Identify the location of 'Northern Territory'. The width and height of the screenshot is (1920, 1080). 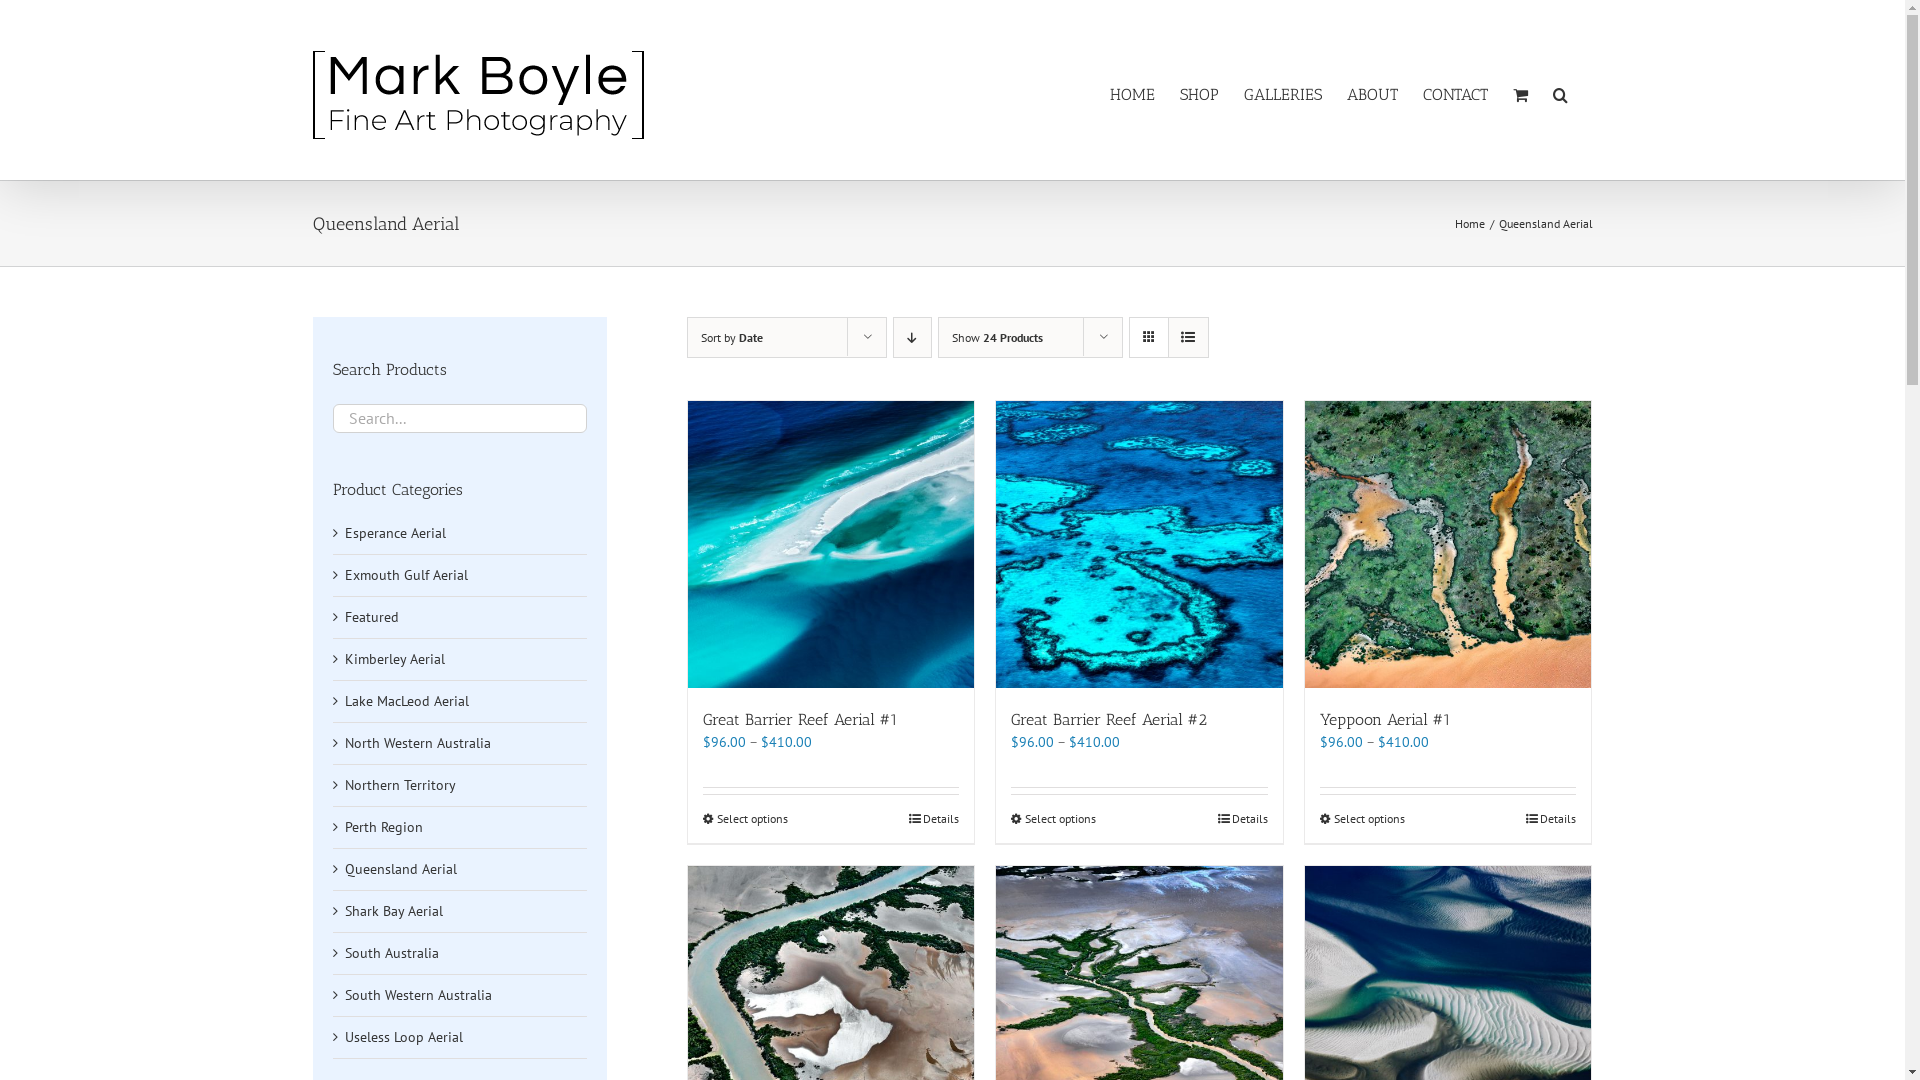
(399, 784).